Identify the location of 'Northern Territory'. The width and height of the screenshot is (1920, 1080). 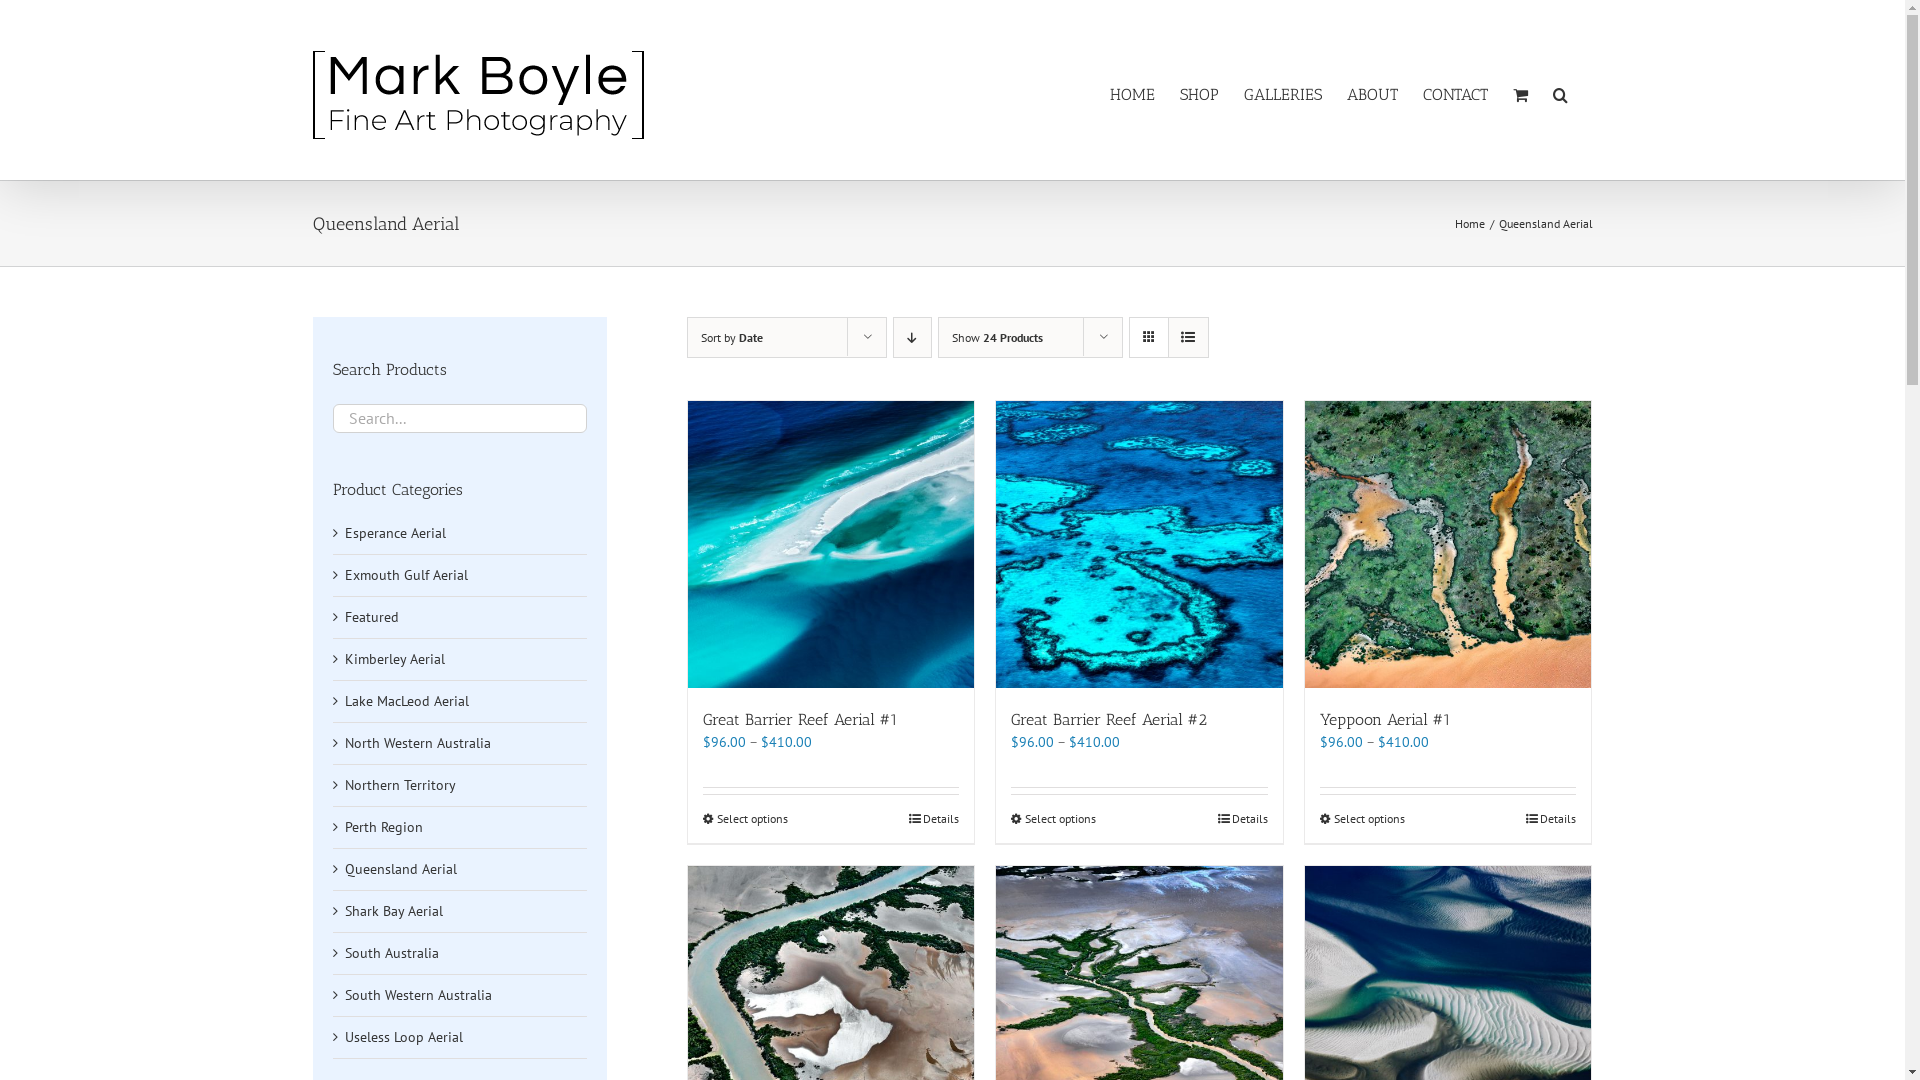
(399, 784).